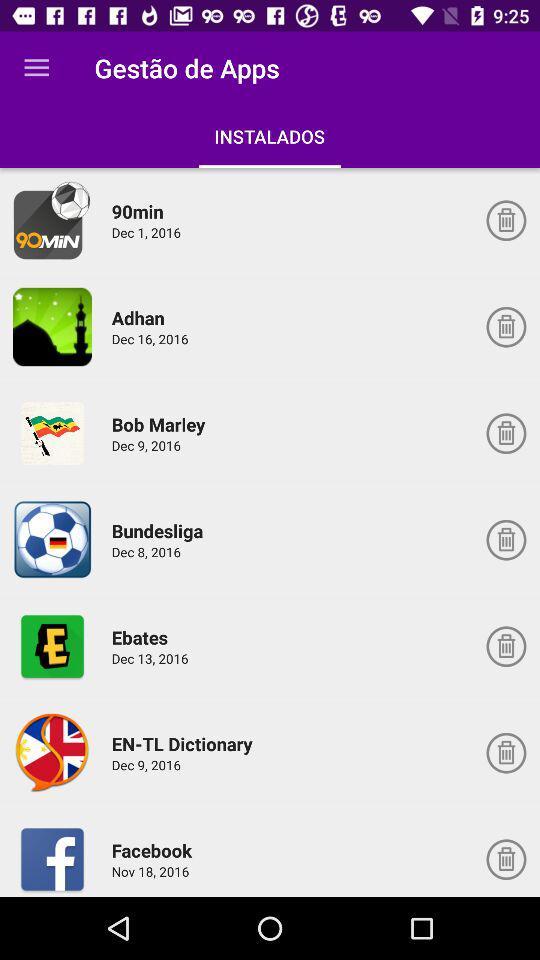  What do you see at coordinates (154, 849) in the screenshot?
I see `the item above the nov 18, 2016 item` at bounding box center [154, 849].